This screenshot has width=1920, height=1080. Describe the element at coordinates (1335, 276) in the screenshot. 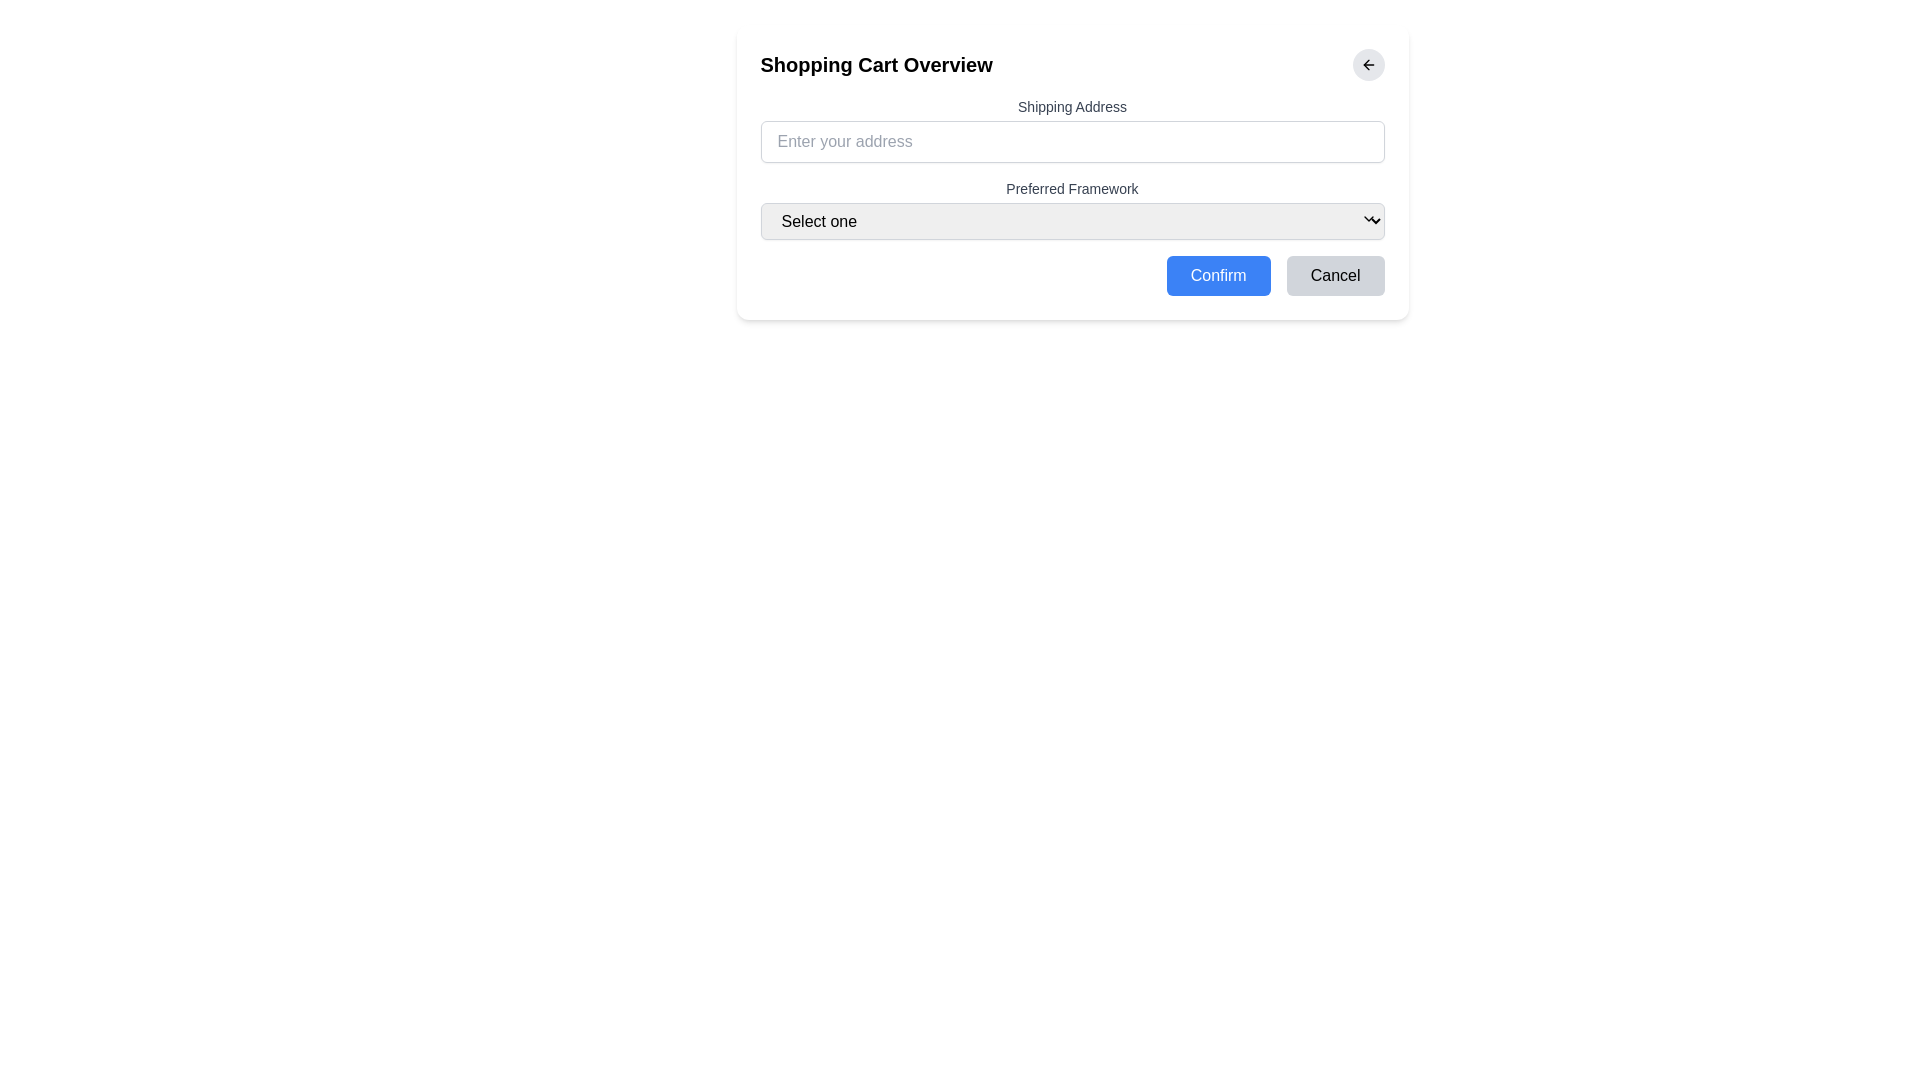

I see `the cancel button located to the right of the 'Confirm' button at the bottom-right of the card layout to change its background shade` at that location.